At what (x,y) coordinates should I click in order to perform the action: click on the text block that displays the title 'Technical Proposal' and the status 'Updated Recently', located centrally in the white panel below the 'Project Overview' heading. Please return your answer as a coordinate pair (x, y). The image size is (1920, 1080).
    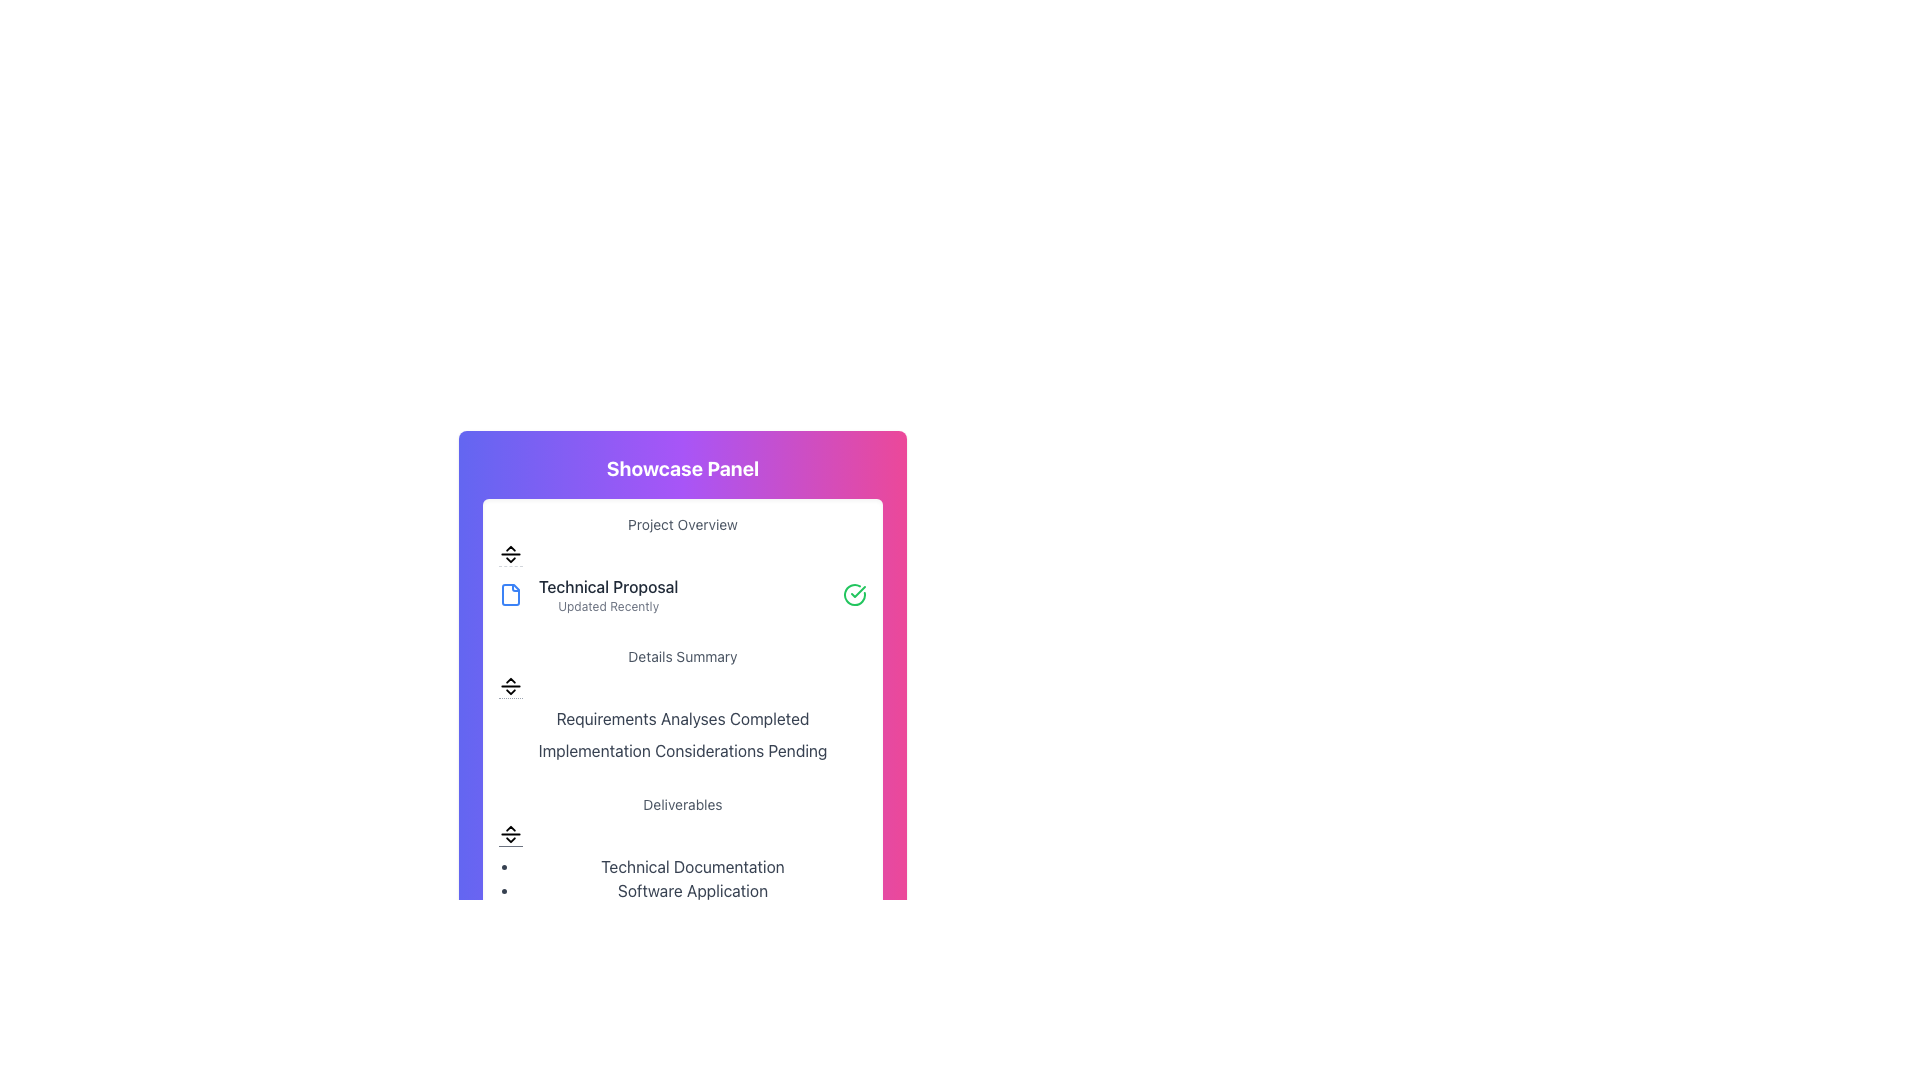
    Looking at the image, I should click on (607, 593).